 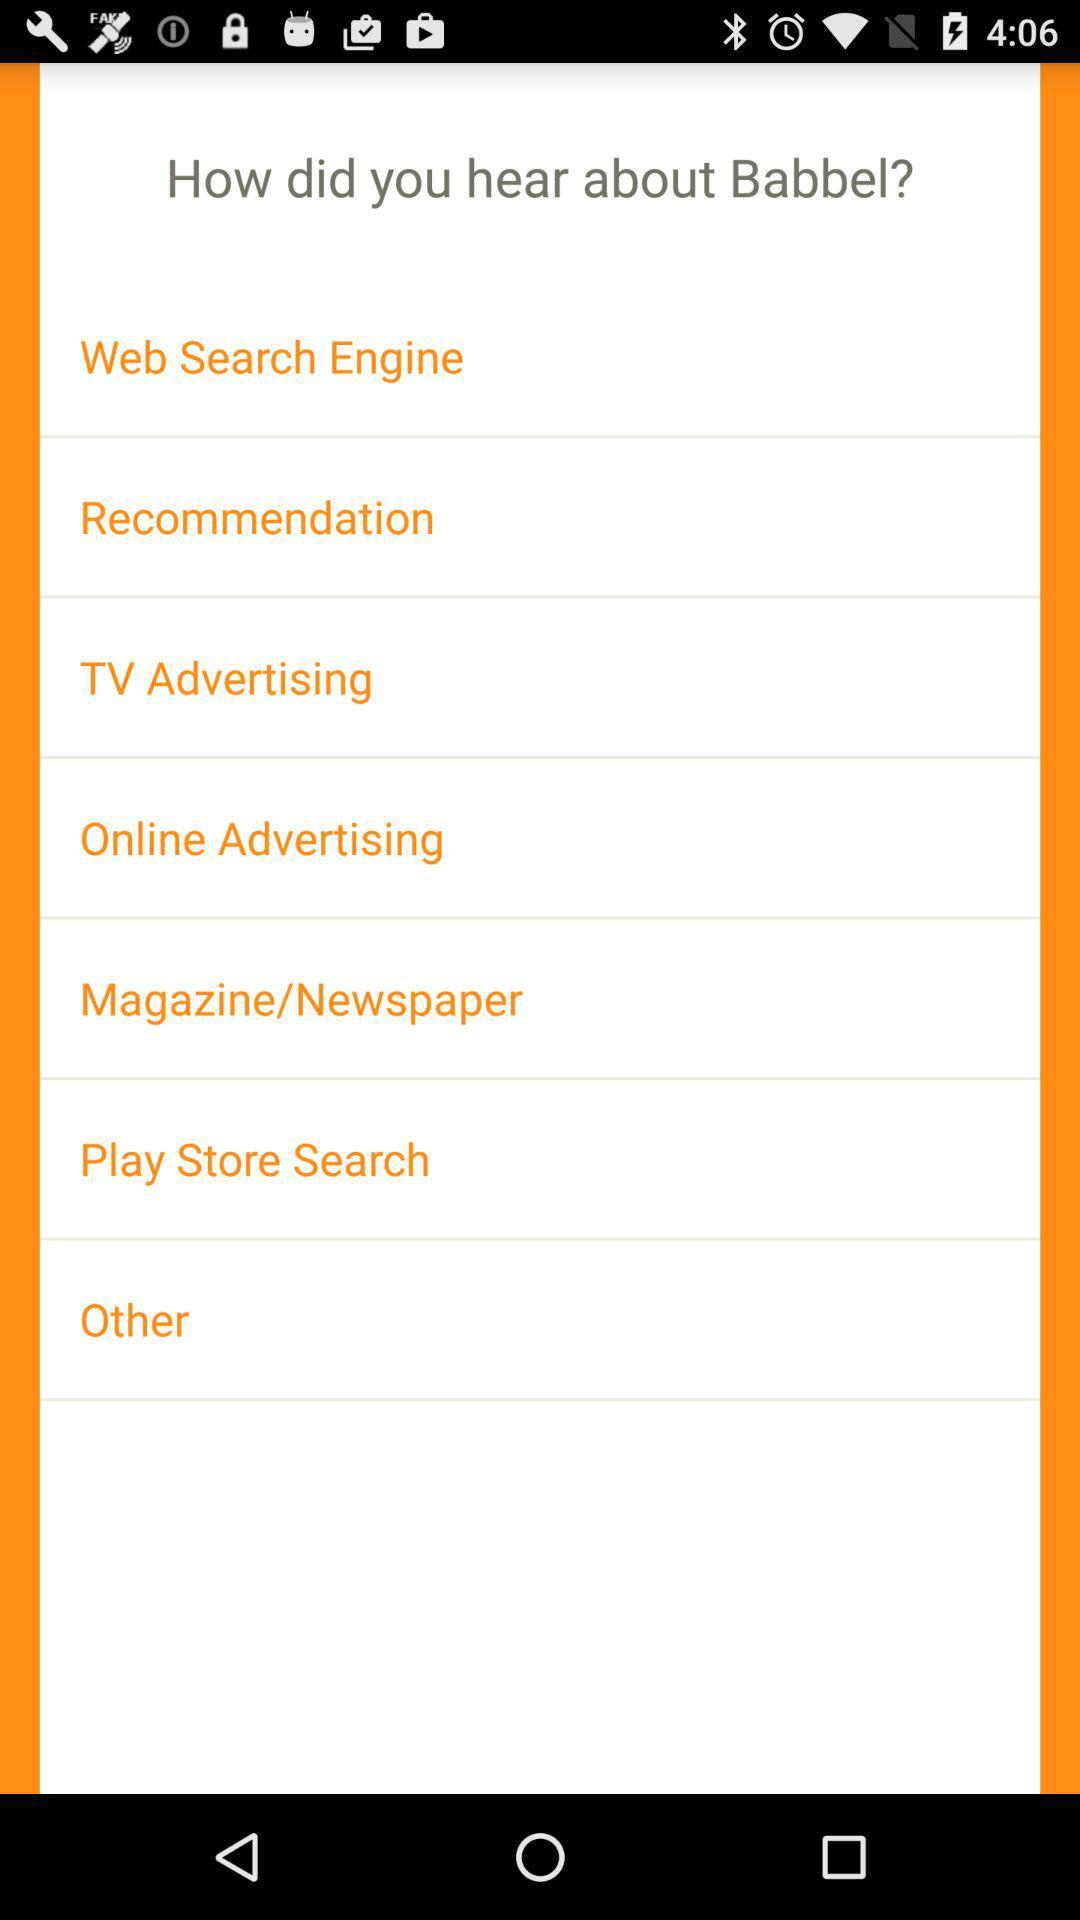 What do you see at coordinates (540, 1158) in the screenshot?
I see `app above other item` at bounding box center [540, 1158].